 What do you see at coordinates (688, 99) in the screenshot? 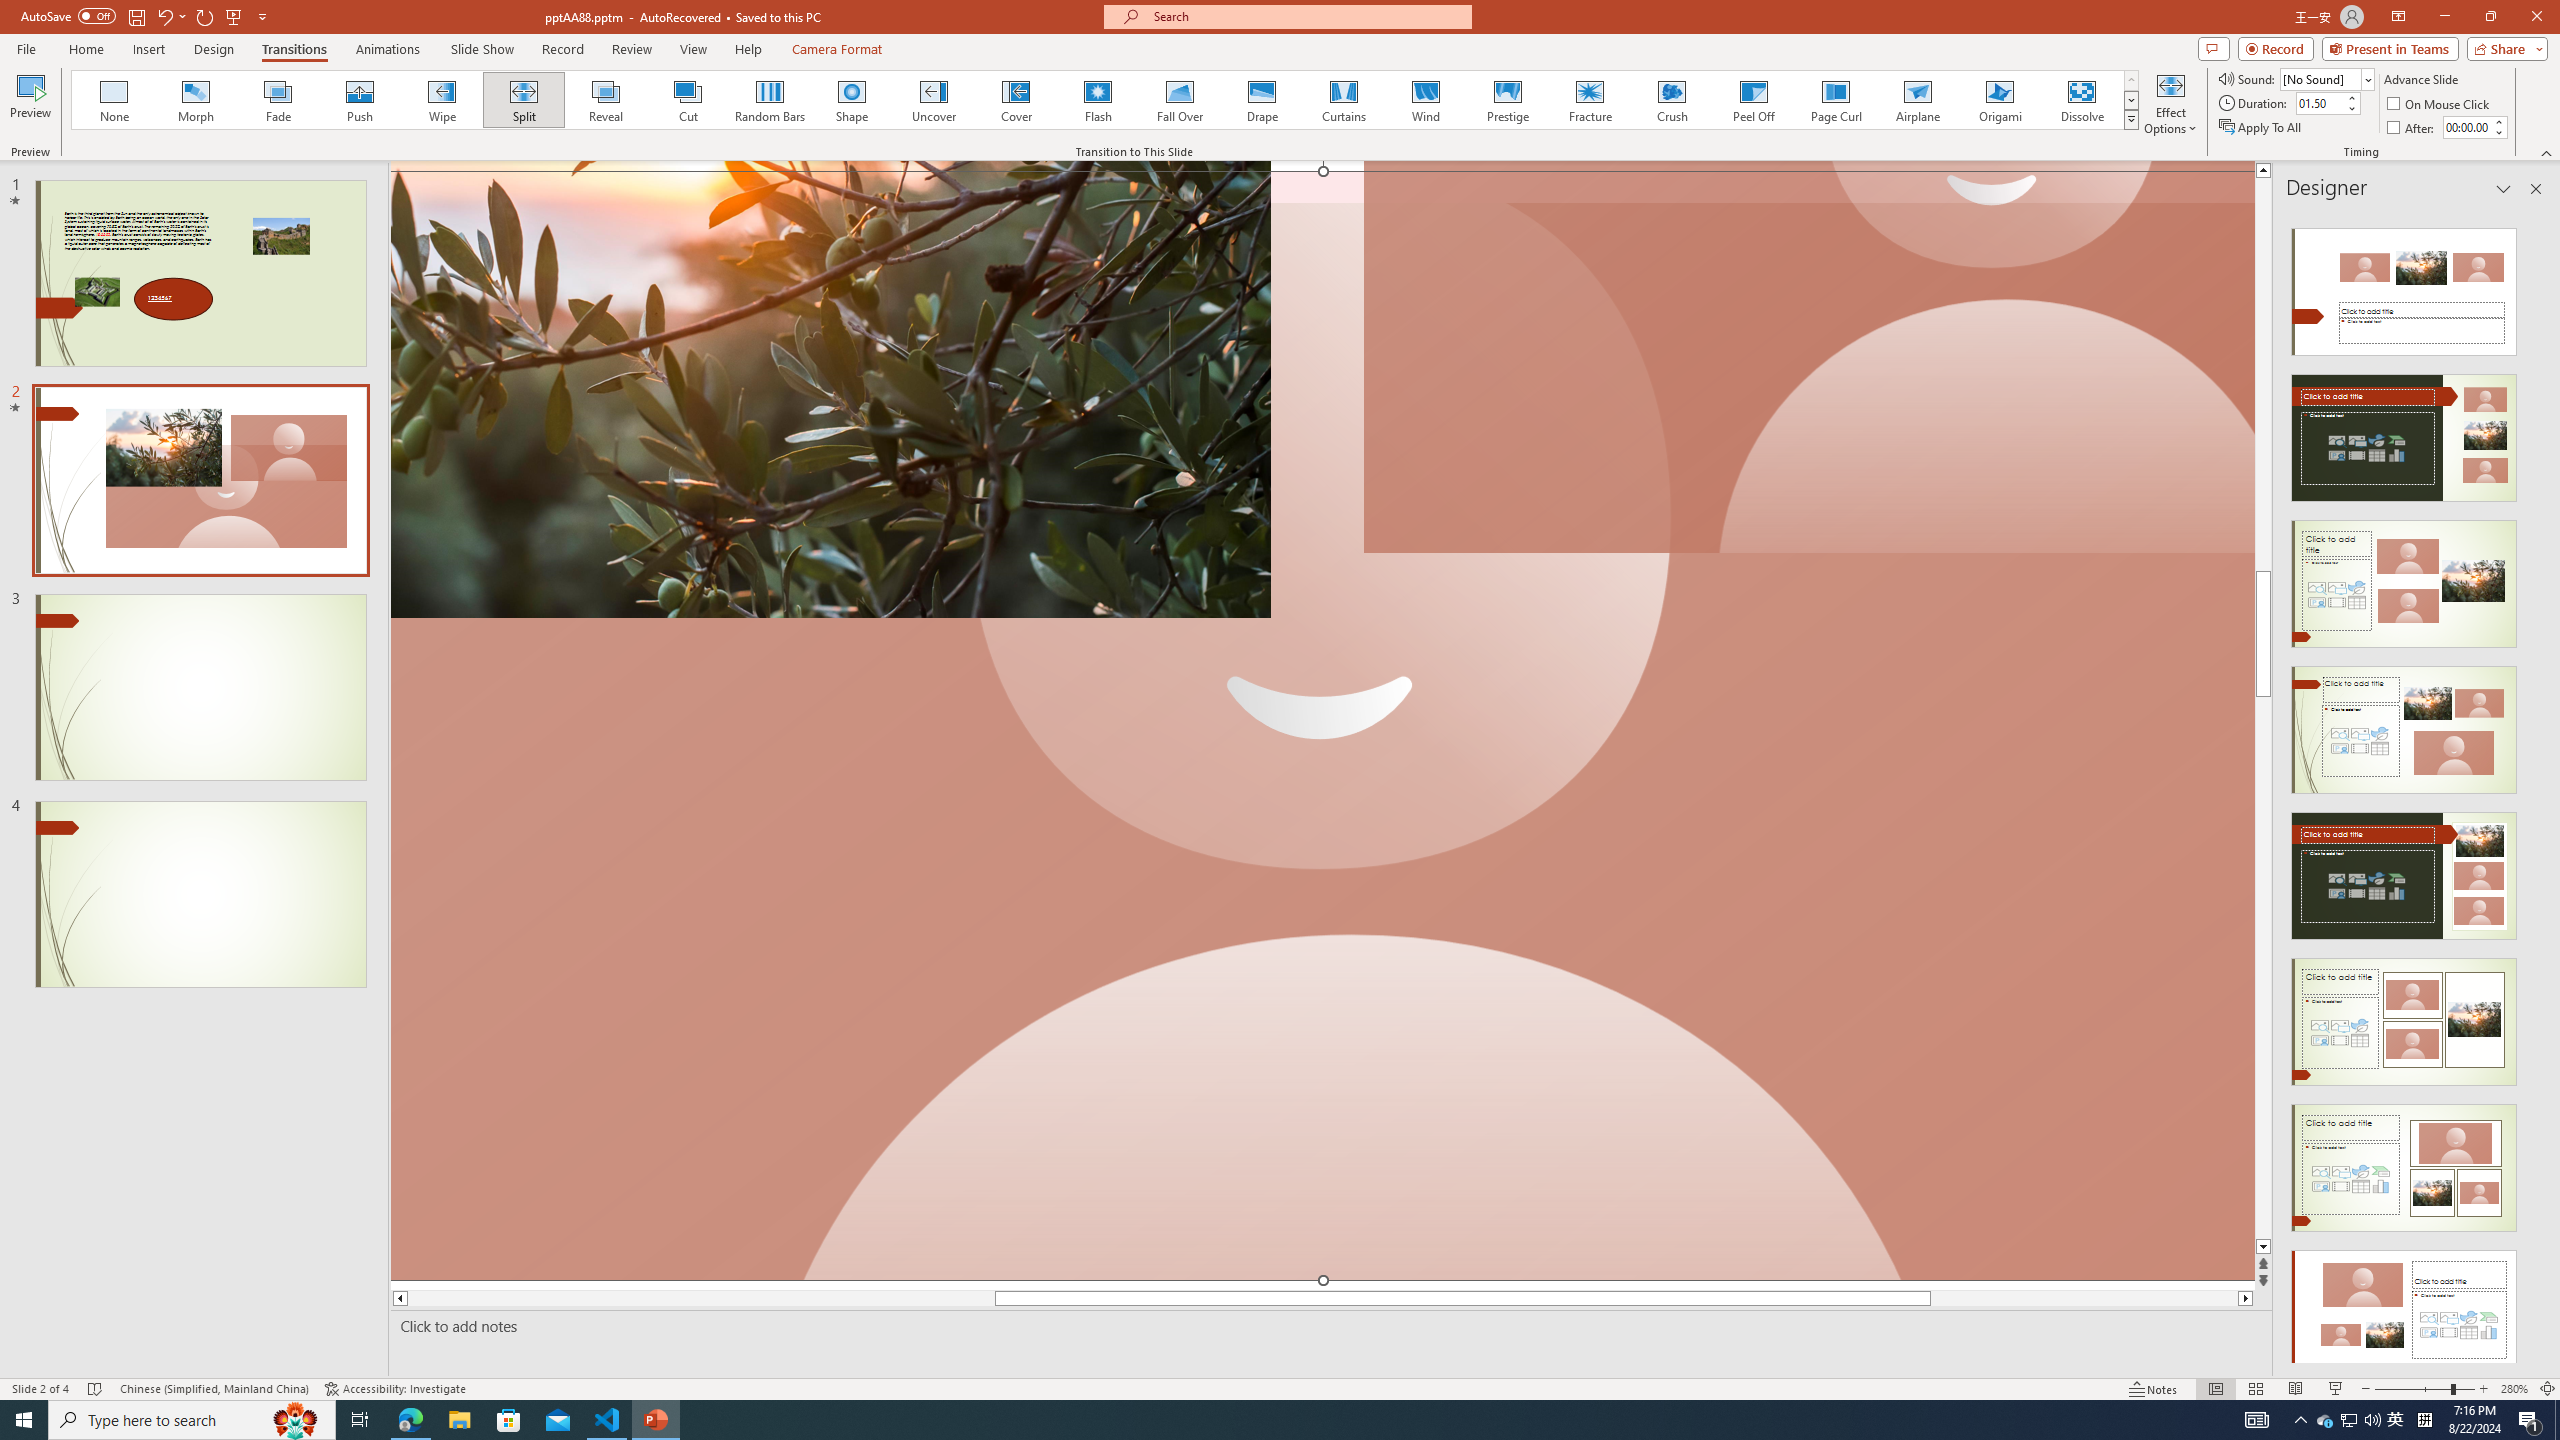
I see `'Cut'` at bounding box center [688, 99].